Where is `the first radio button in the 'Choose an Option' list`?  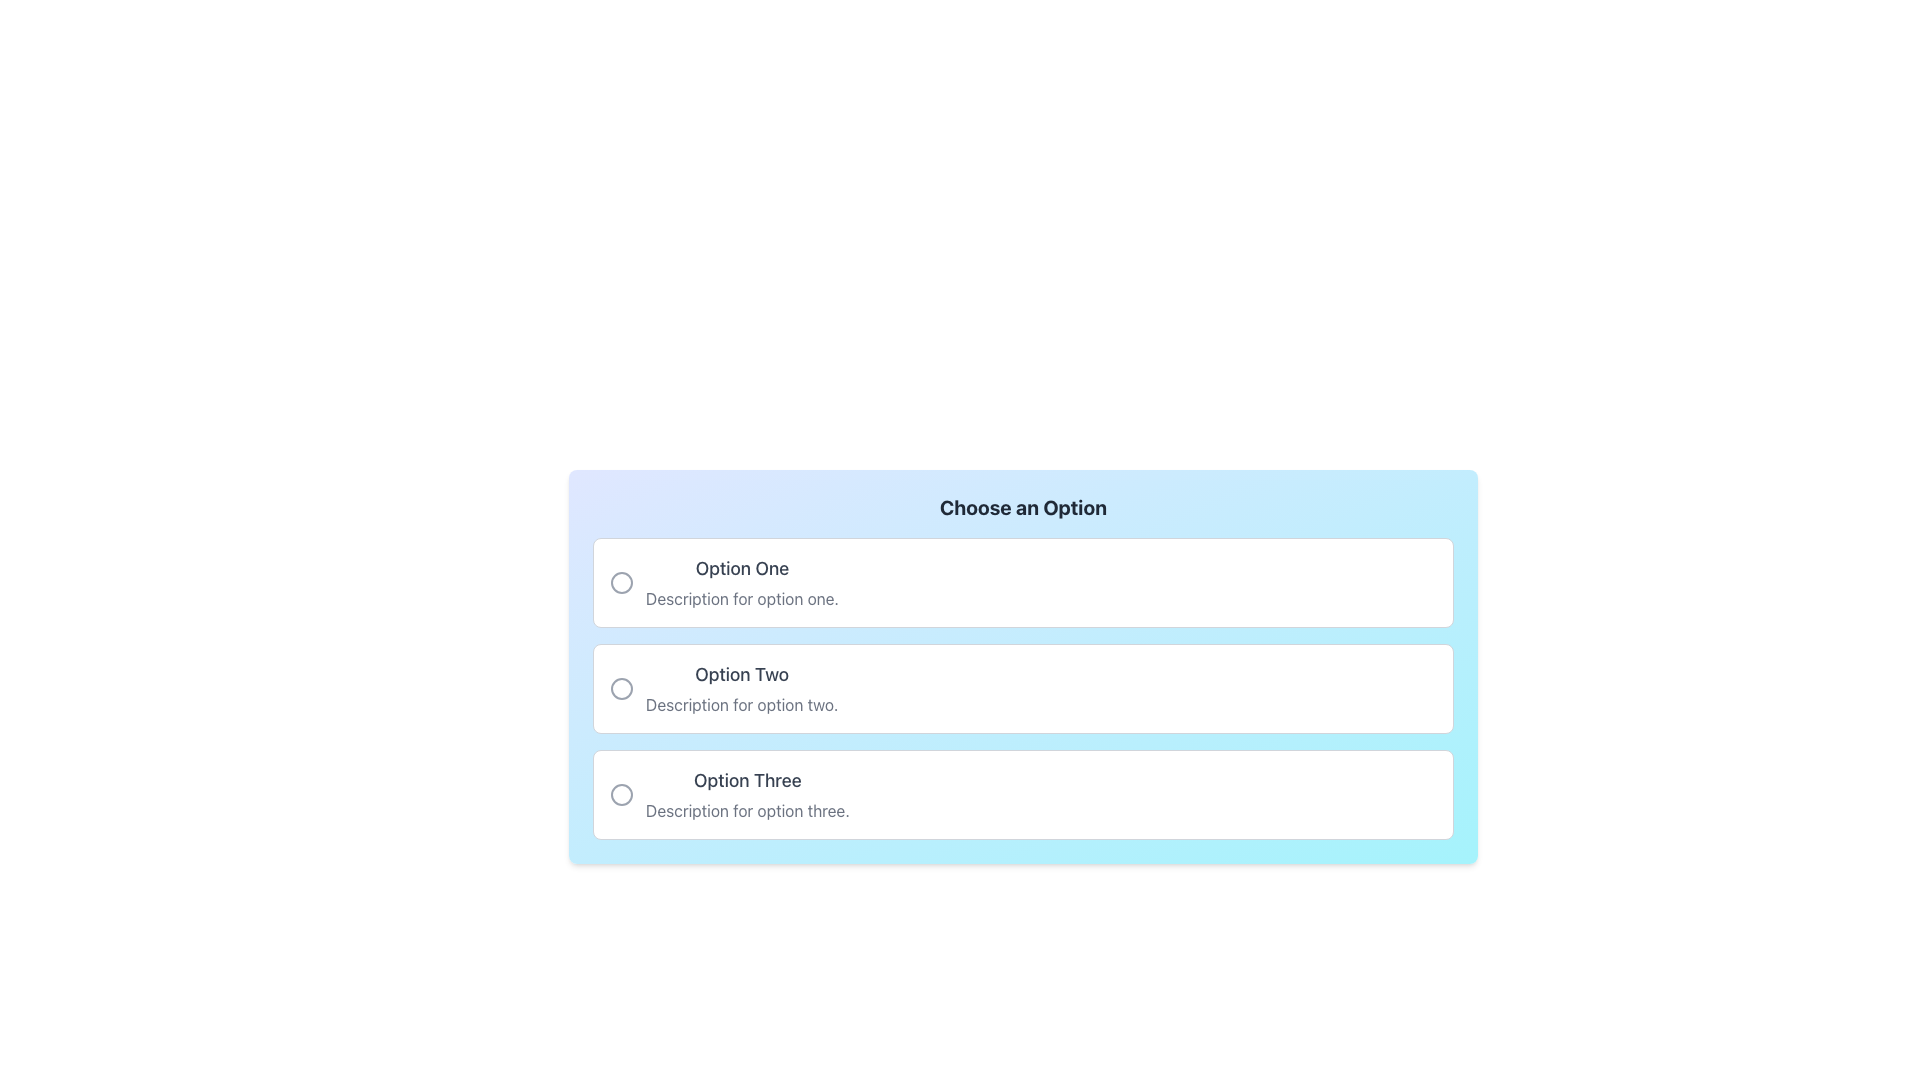
the first radio button in the 'Choose an Option' list is located at coordinates (621, 582).